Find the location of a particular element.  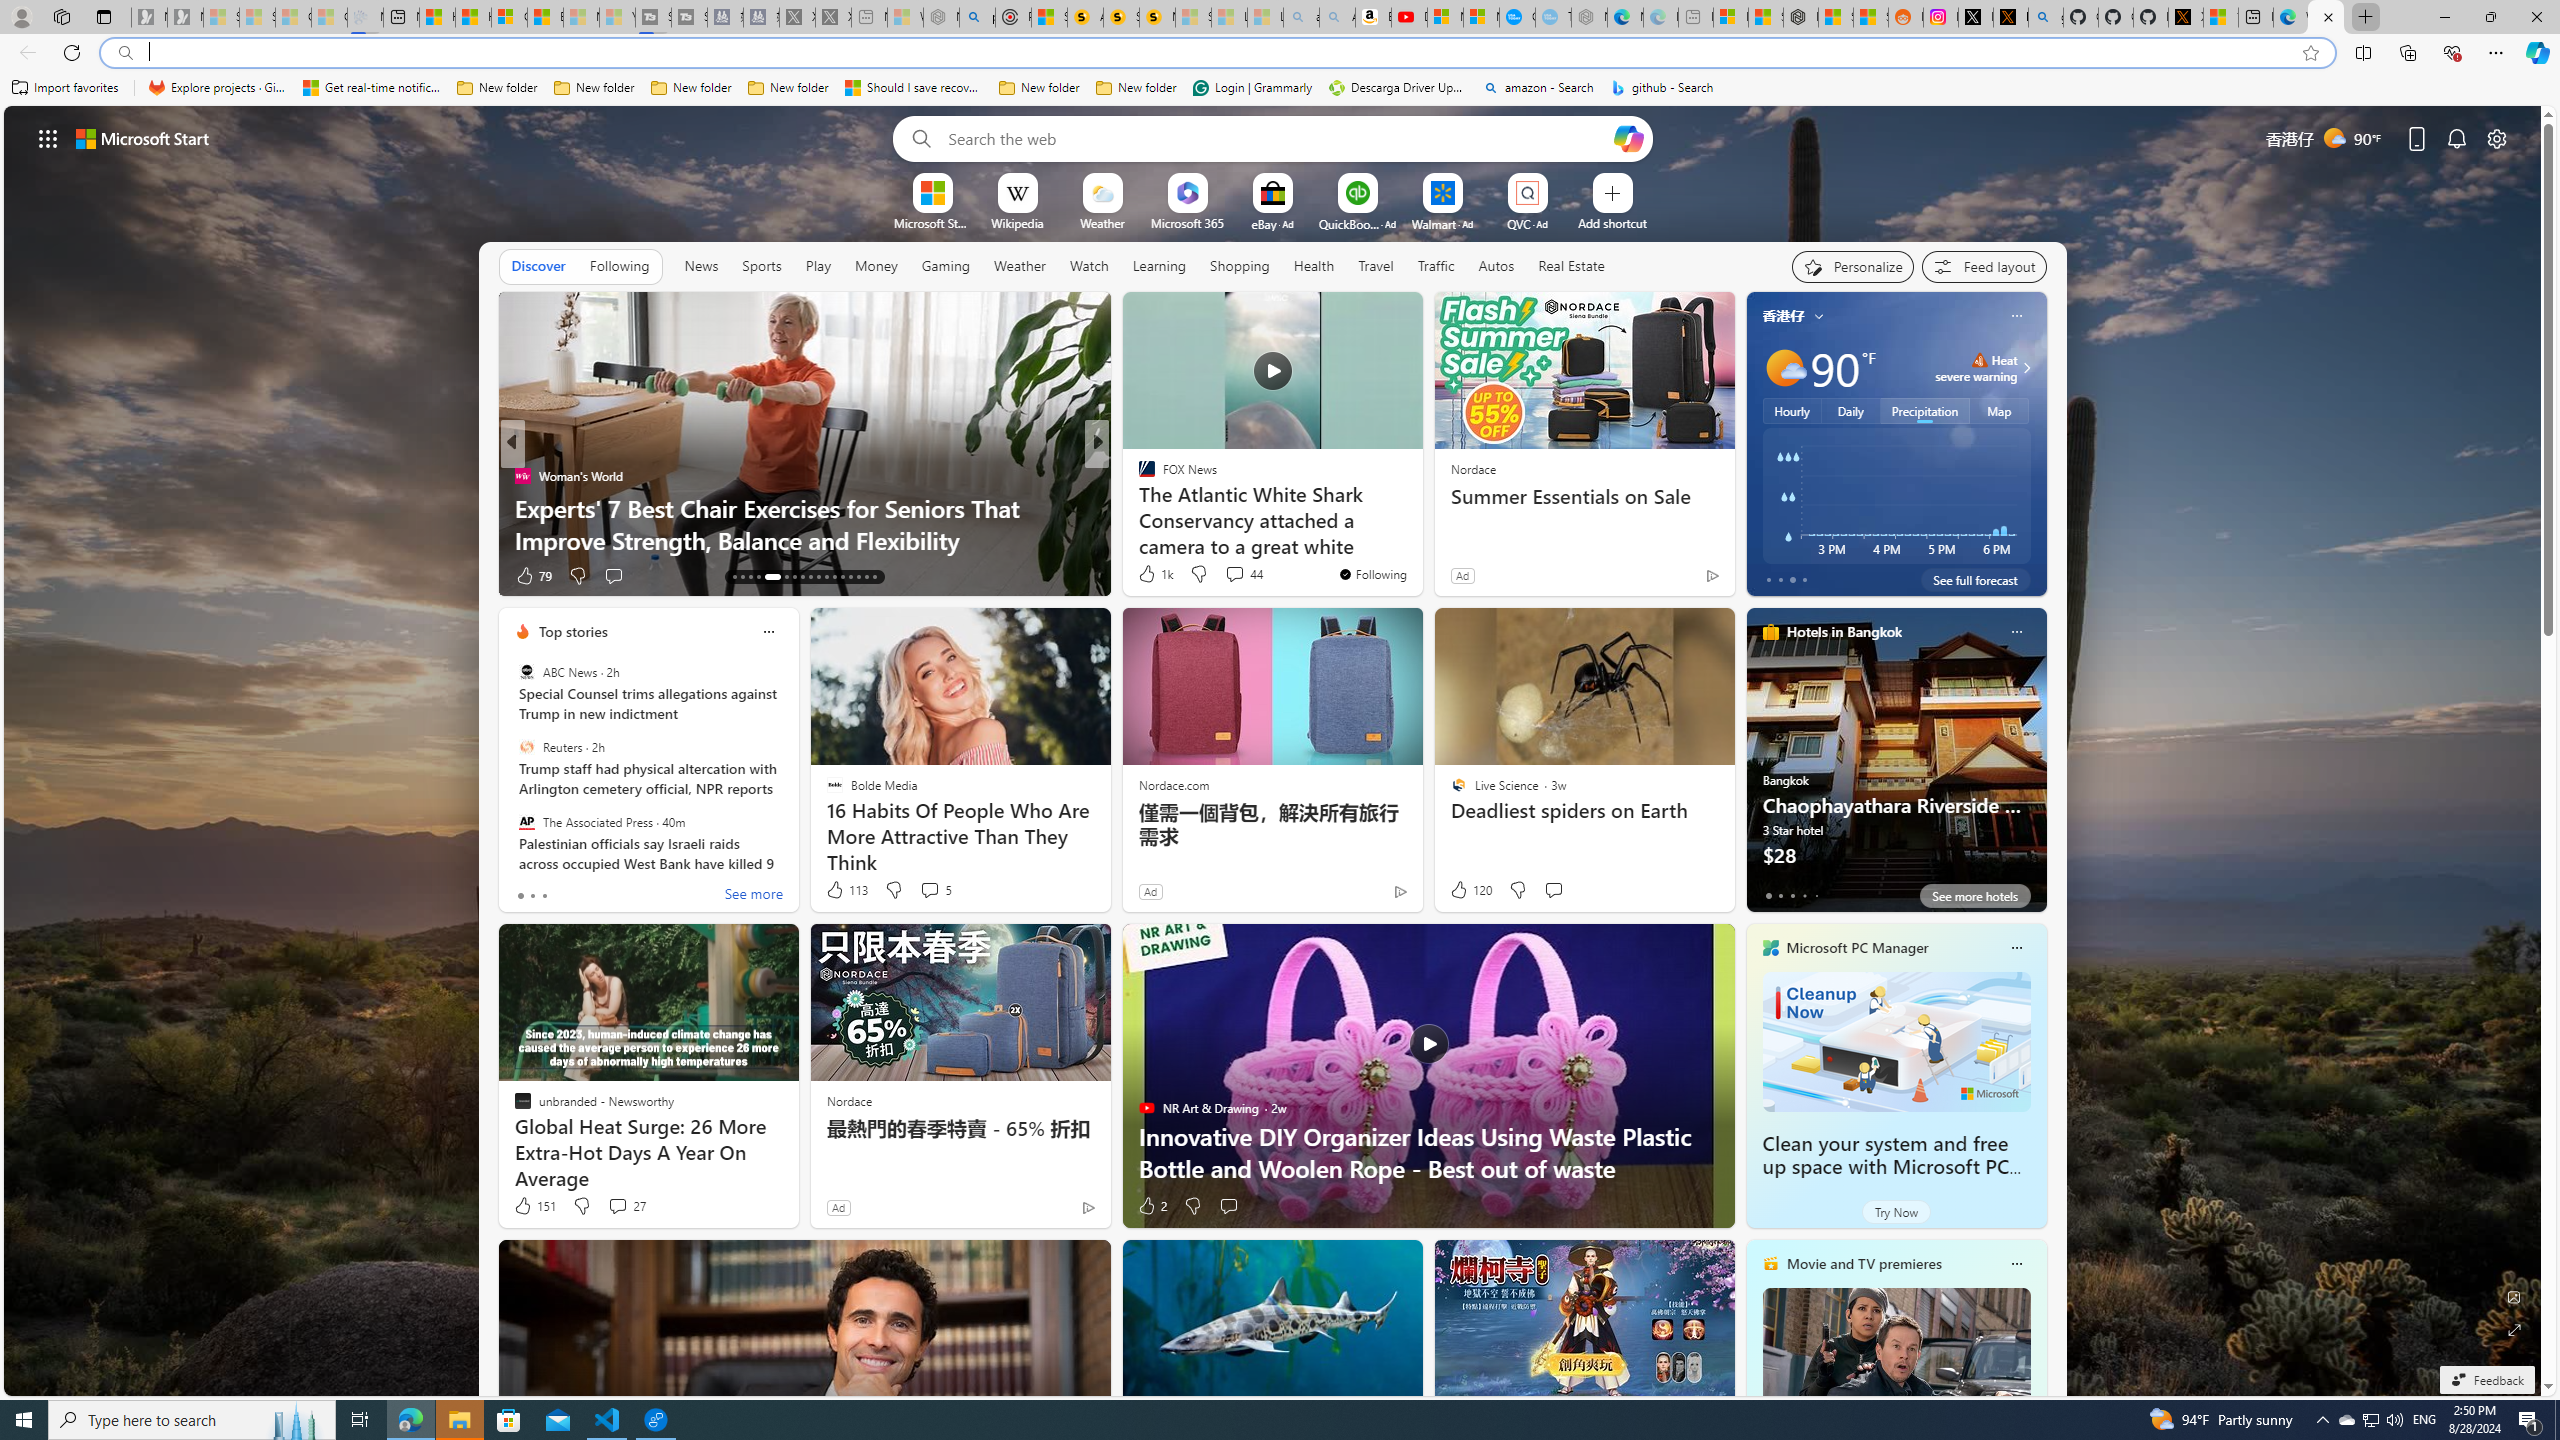

'INSIDER' is located at coordinates (1137, 474).